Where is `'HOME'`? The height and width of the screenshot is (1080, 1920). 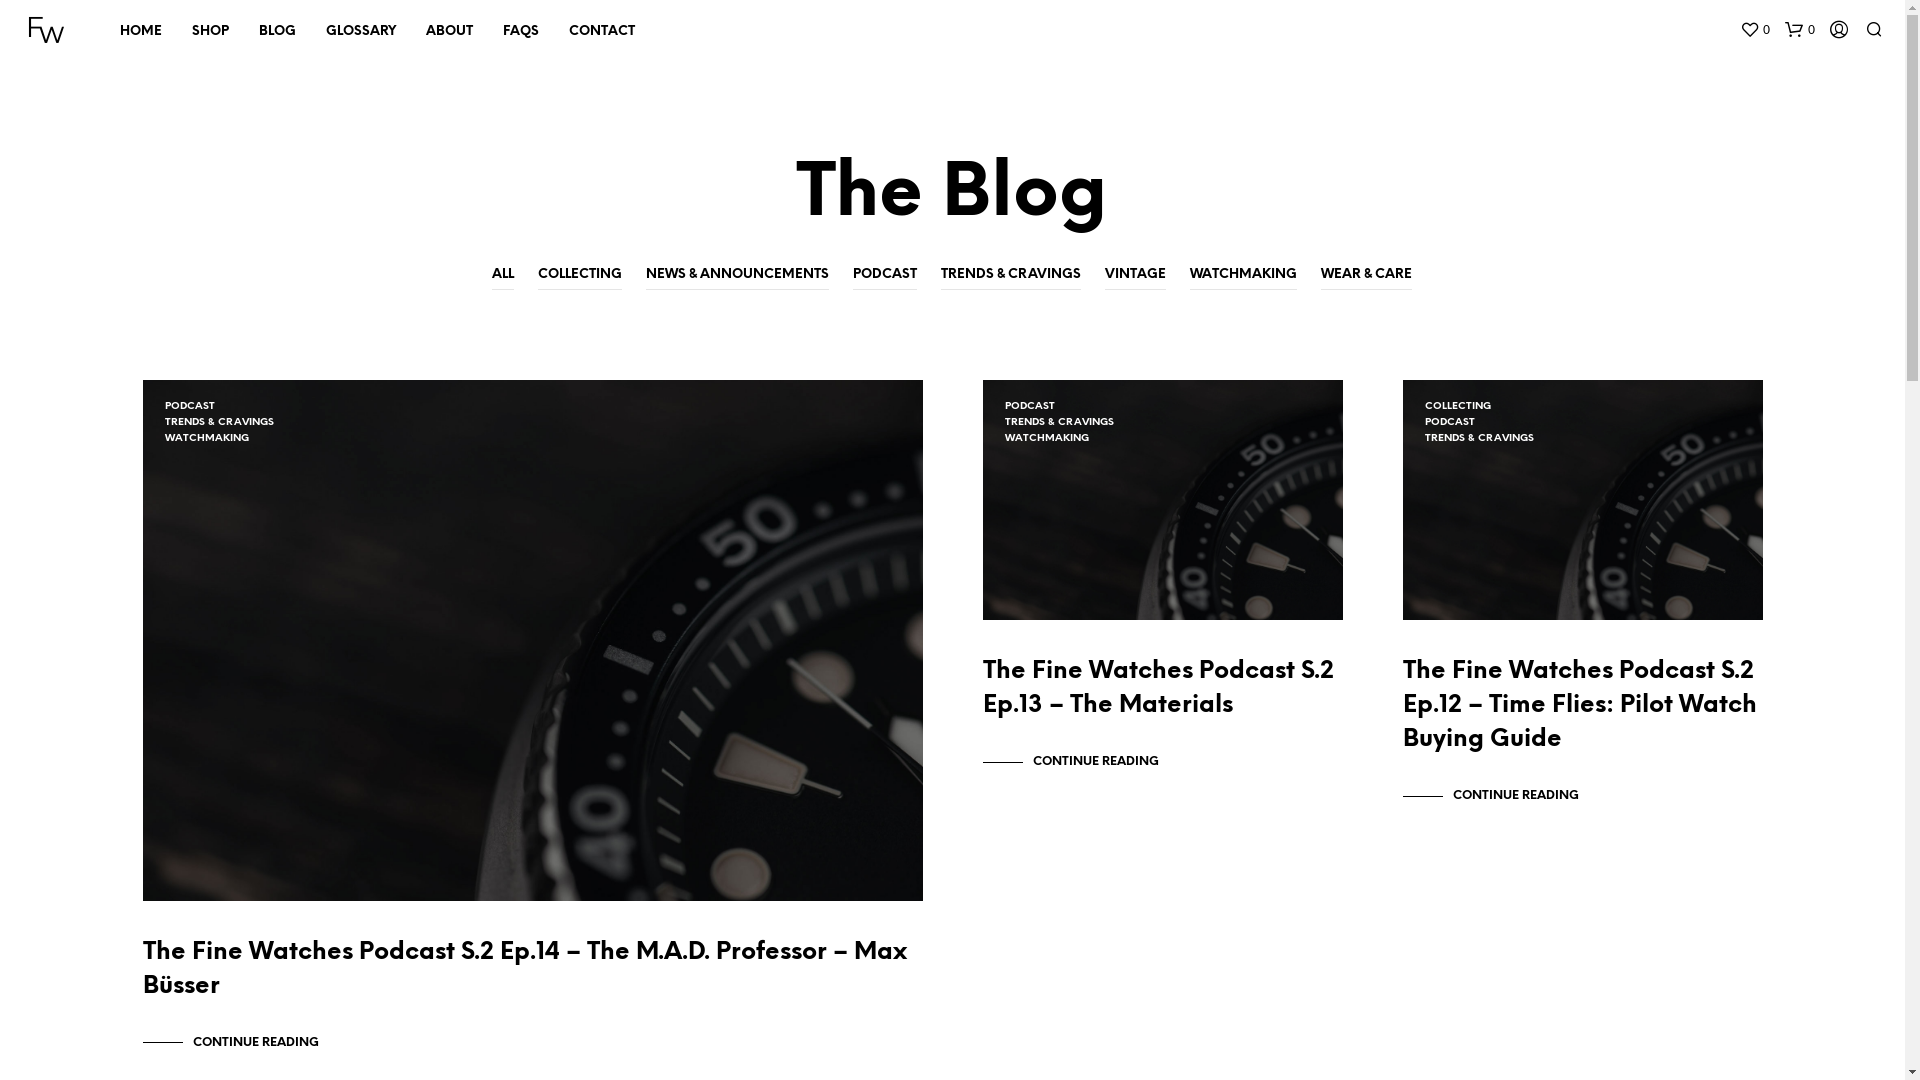
'HOME' is located at coordinates (139, 31).